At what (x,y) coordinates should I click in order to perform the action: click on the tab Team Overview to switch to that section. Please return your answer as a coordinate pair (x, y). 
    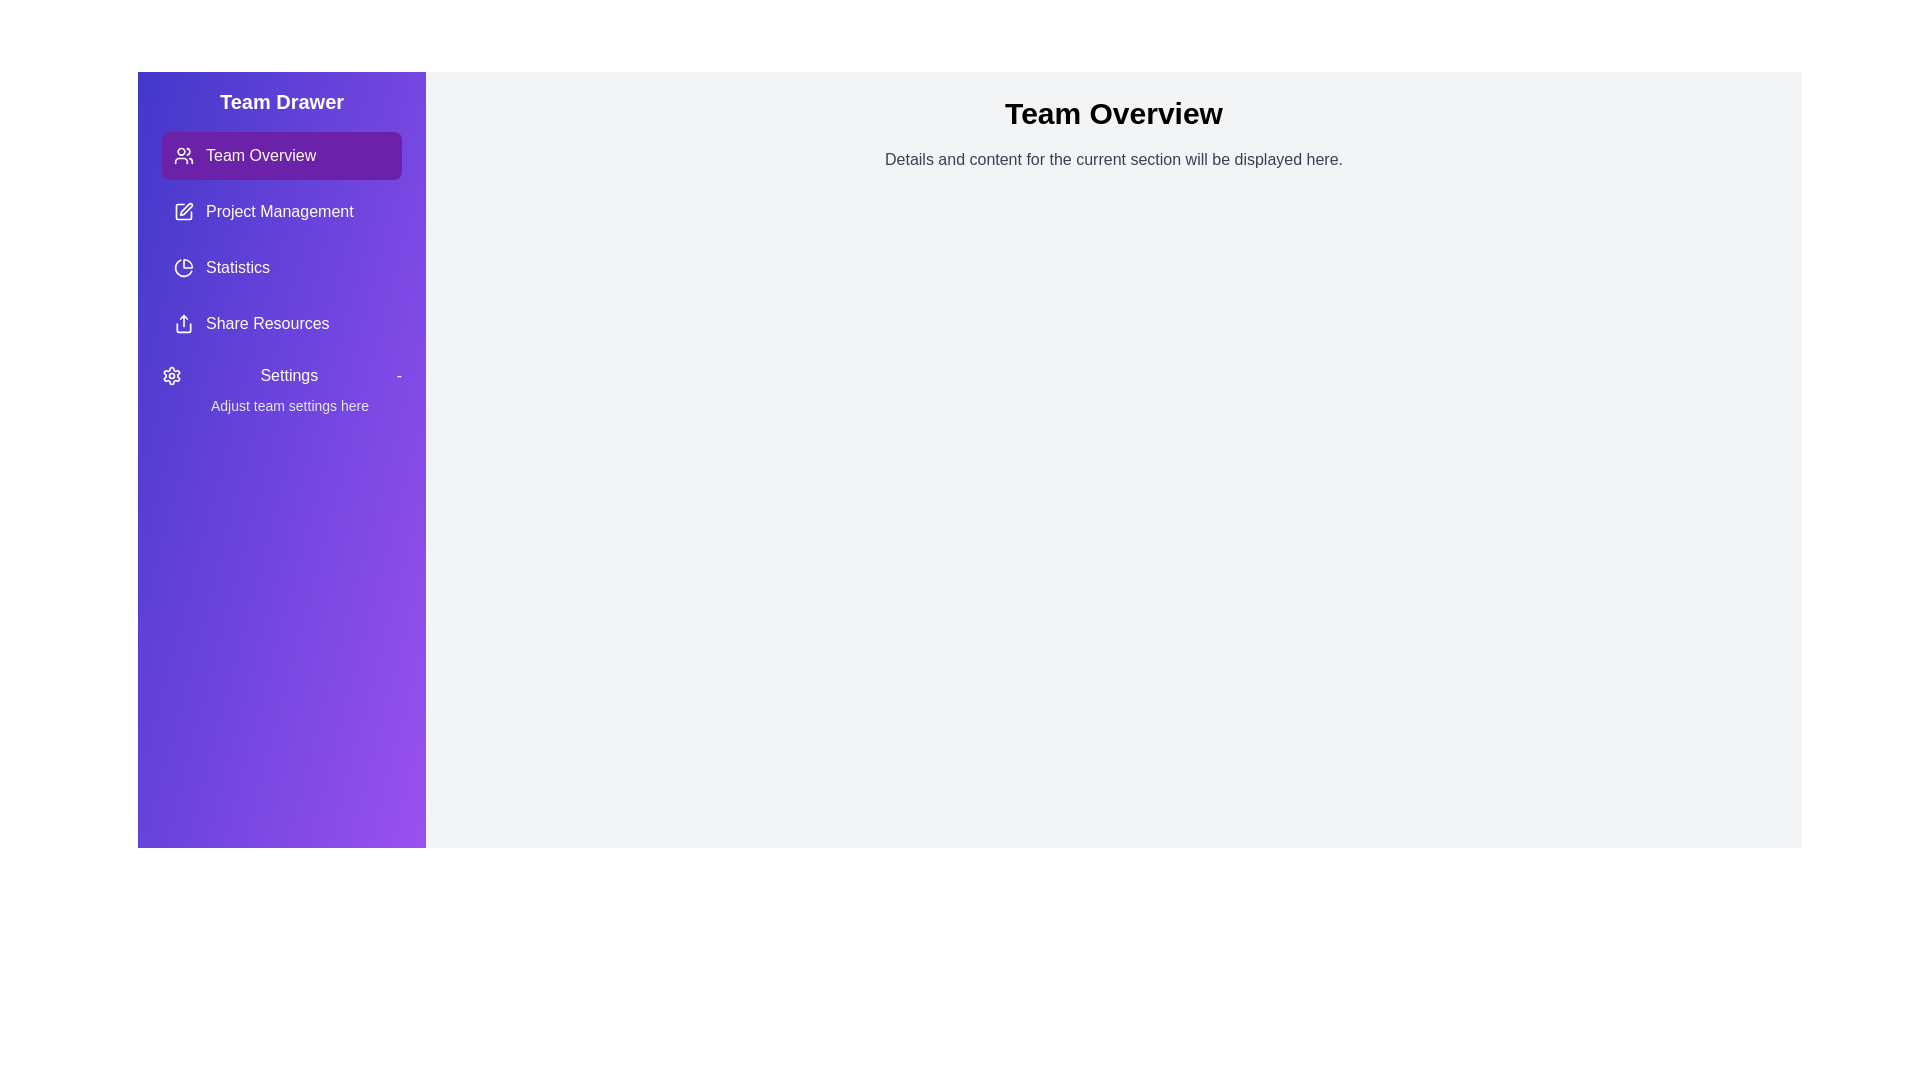
    Looking at the image, I should click on (281, 154).